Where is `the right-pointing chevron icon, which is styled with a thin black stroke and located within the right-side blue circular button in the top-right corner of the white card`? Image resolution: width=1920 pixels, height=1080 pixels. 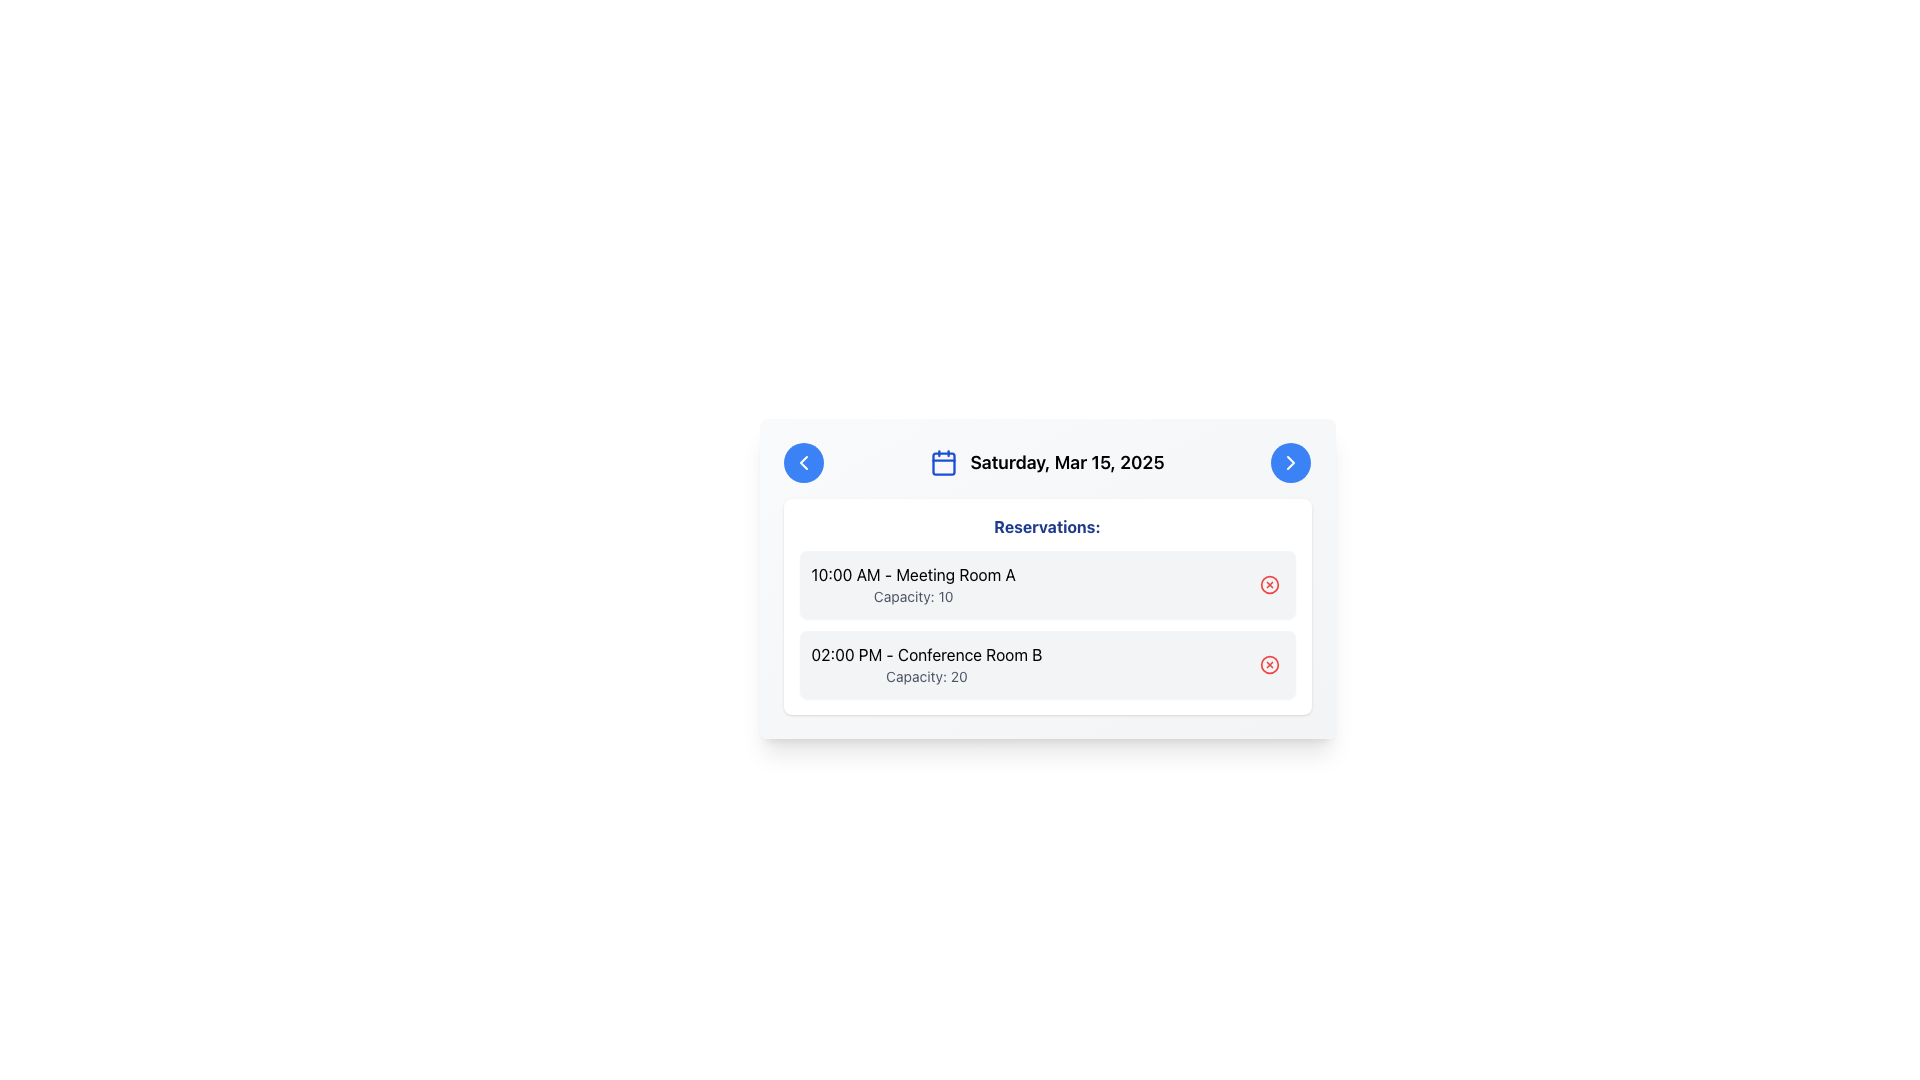 the right-pointing chevron icon, which is styled with a thin black stroke and located within the right-side blue circular button in the top-right corner of the white card is located at coordinates (1291, 462).